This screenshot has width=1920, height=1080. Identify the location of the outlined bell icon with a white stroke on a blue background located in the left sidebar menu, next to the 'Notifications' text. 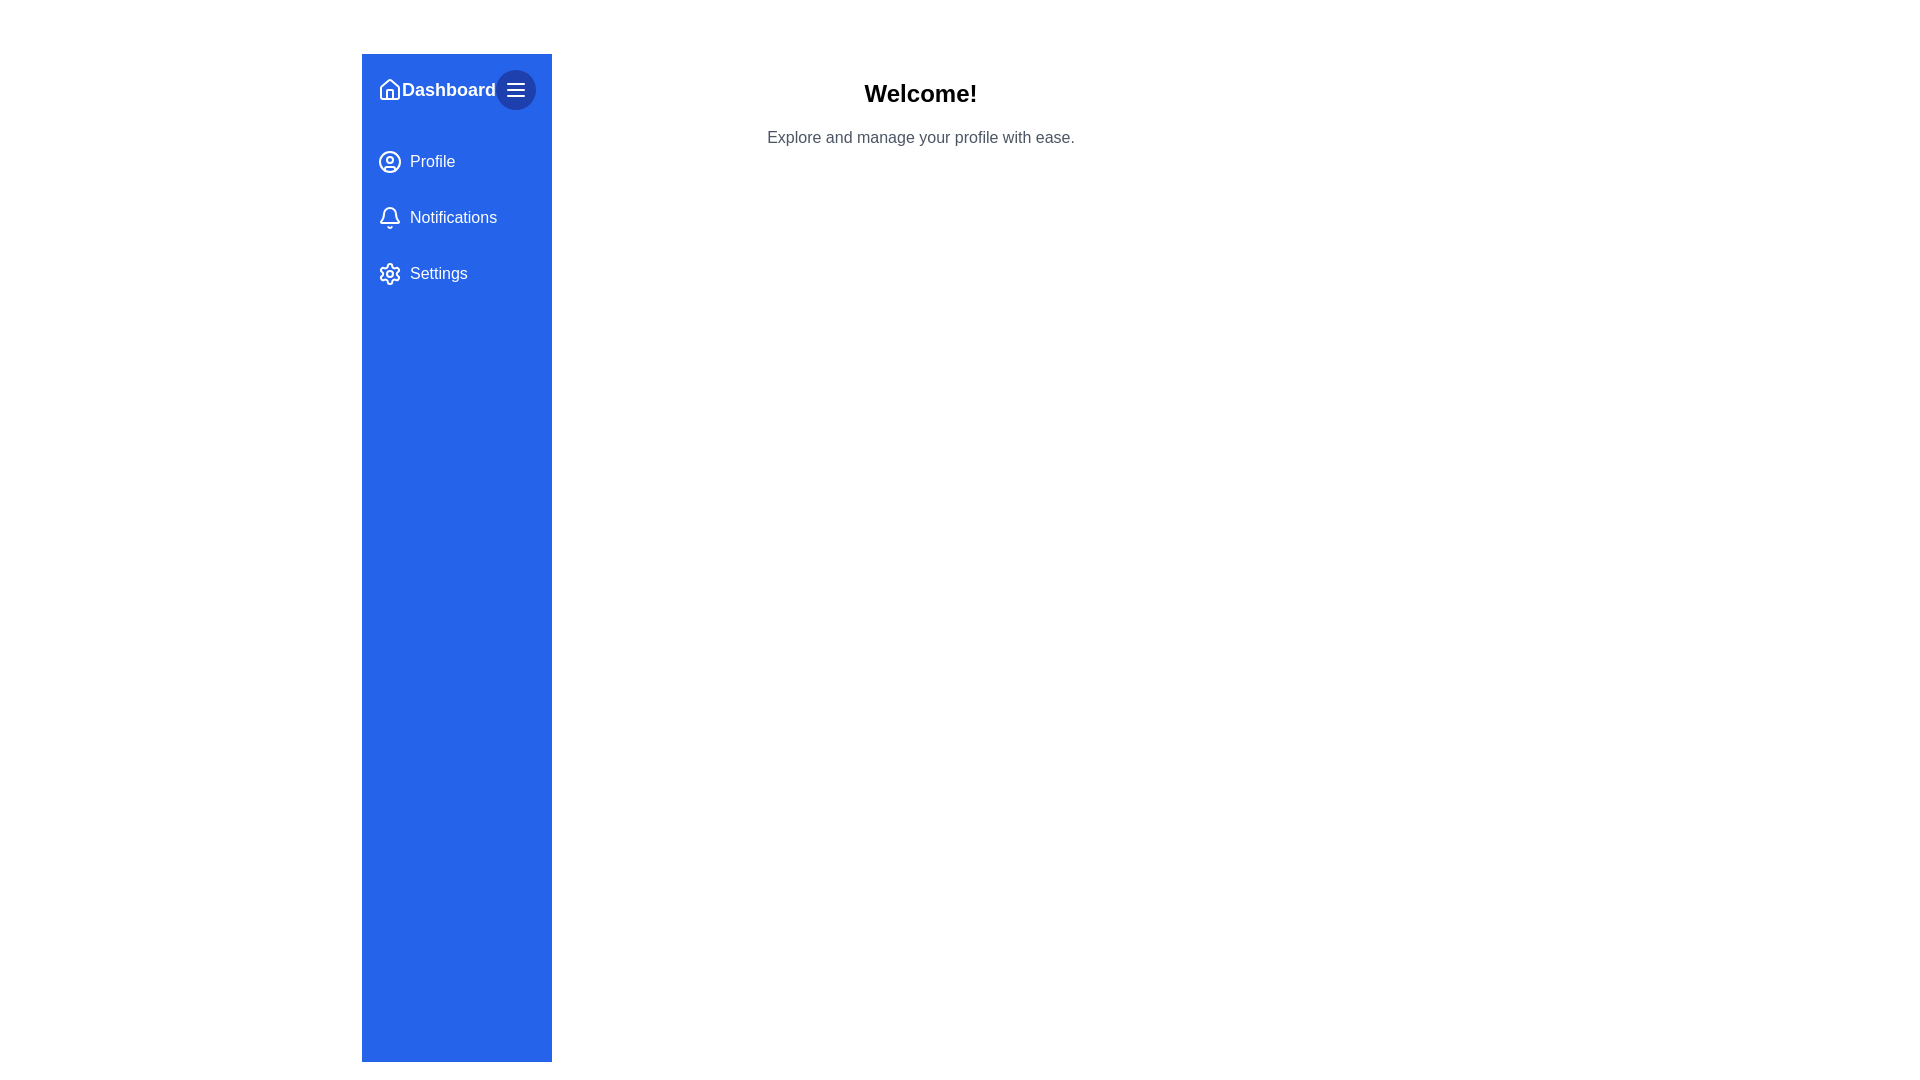
(389, 218).